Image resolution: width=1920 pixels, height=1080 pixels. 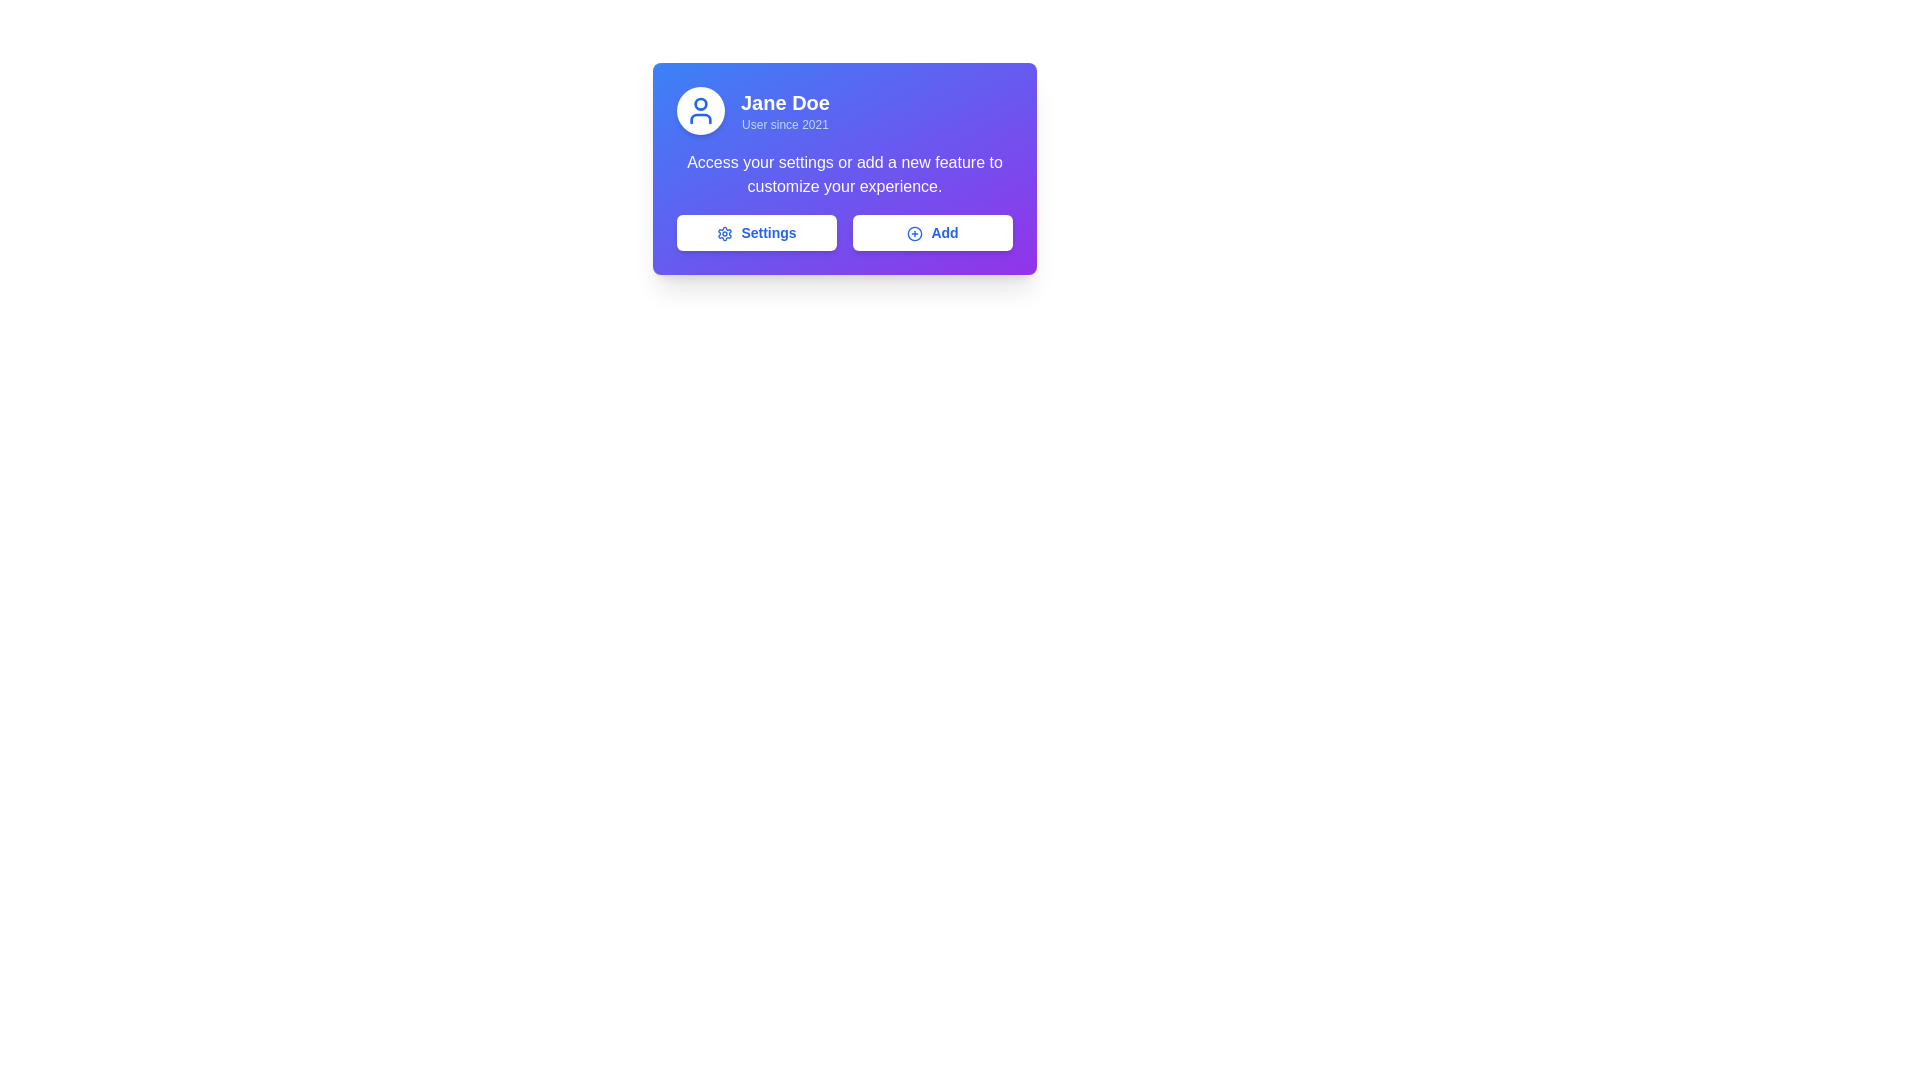 What do you see at coordinates (700, 111) in the screenshot?
I see `the blue user silhouette SVG icon located at the top-left corner of the card to initiate a related action` at bounding box center [700, 111].